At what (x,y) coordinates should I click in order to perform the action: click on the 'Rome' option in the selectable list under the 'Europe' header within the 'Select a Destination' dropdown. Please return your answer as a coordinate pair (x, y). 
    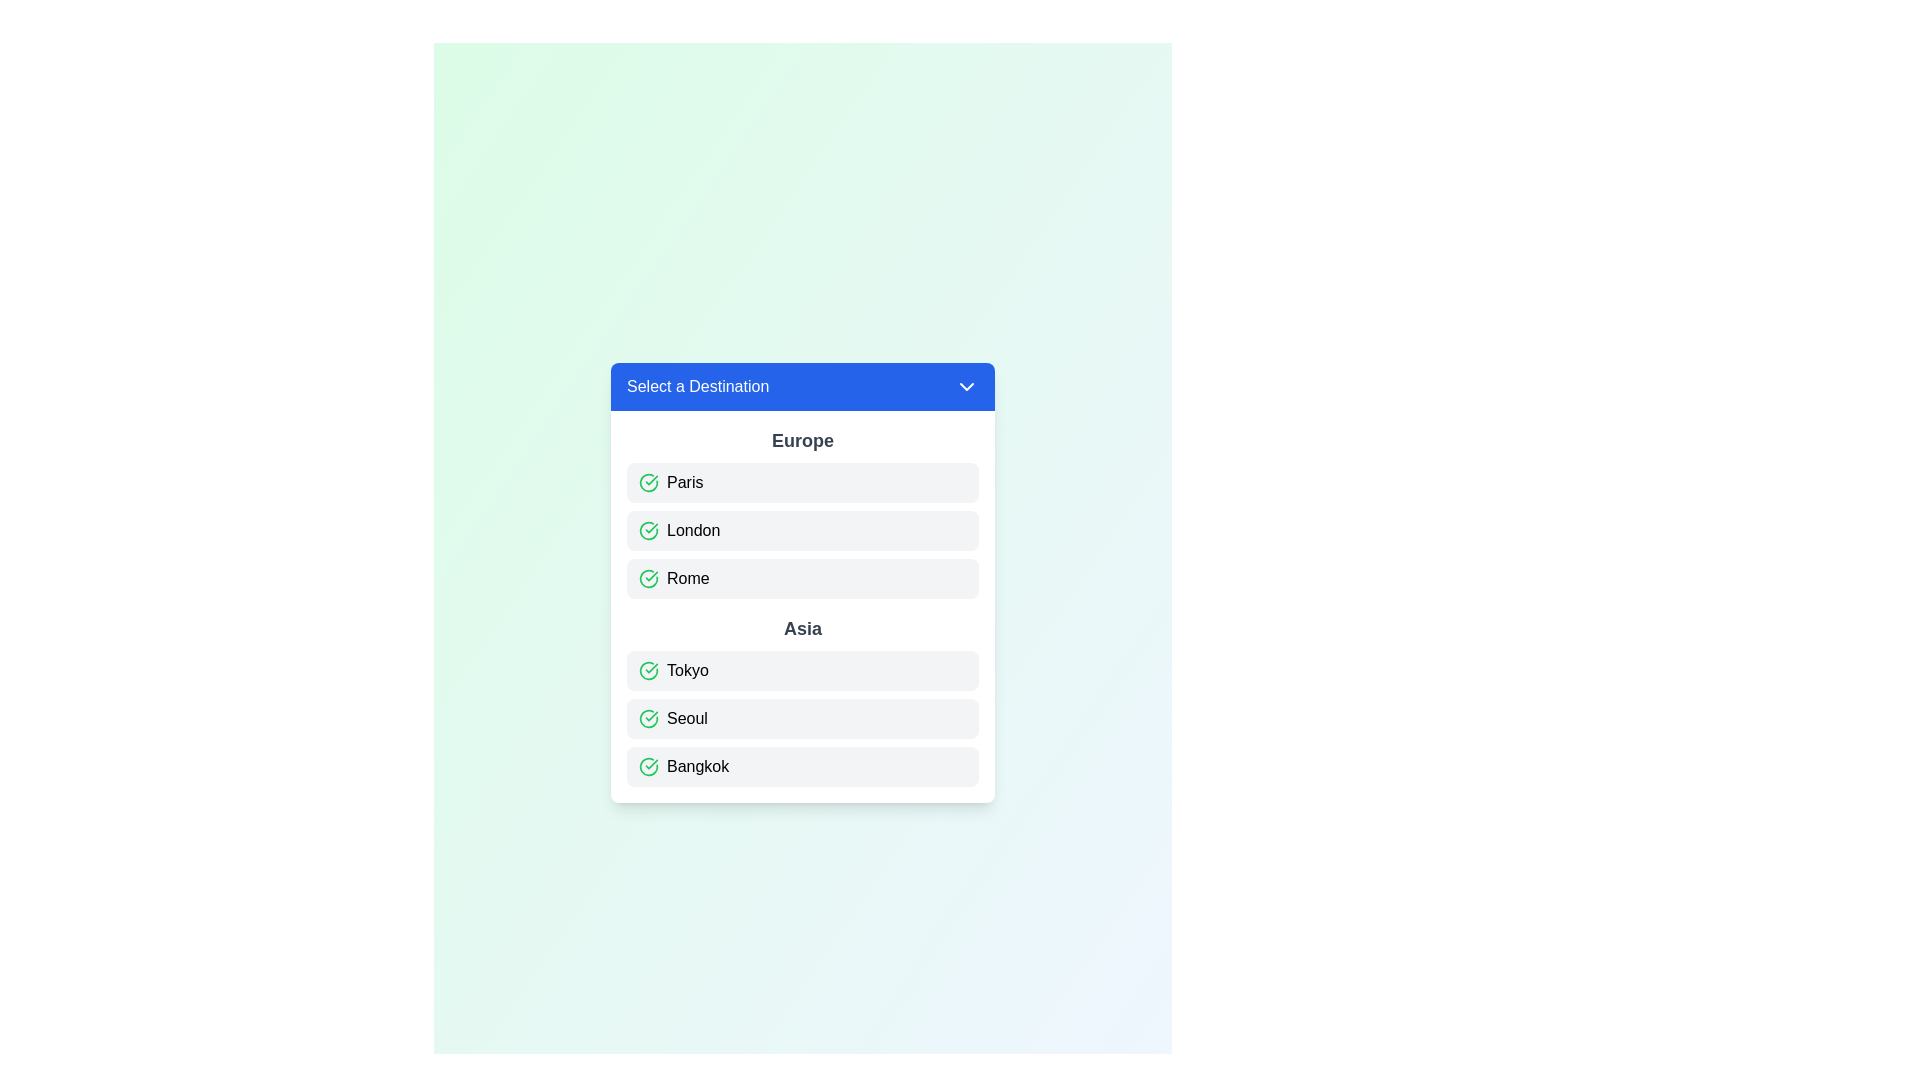
    Looking at the image, I should click on (688, 578).